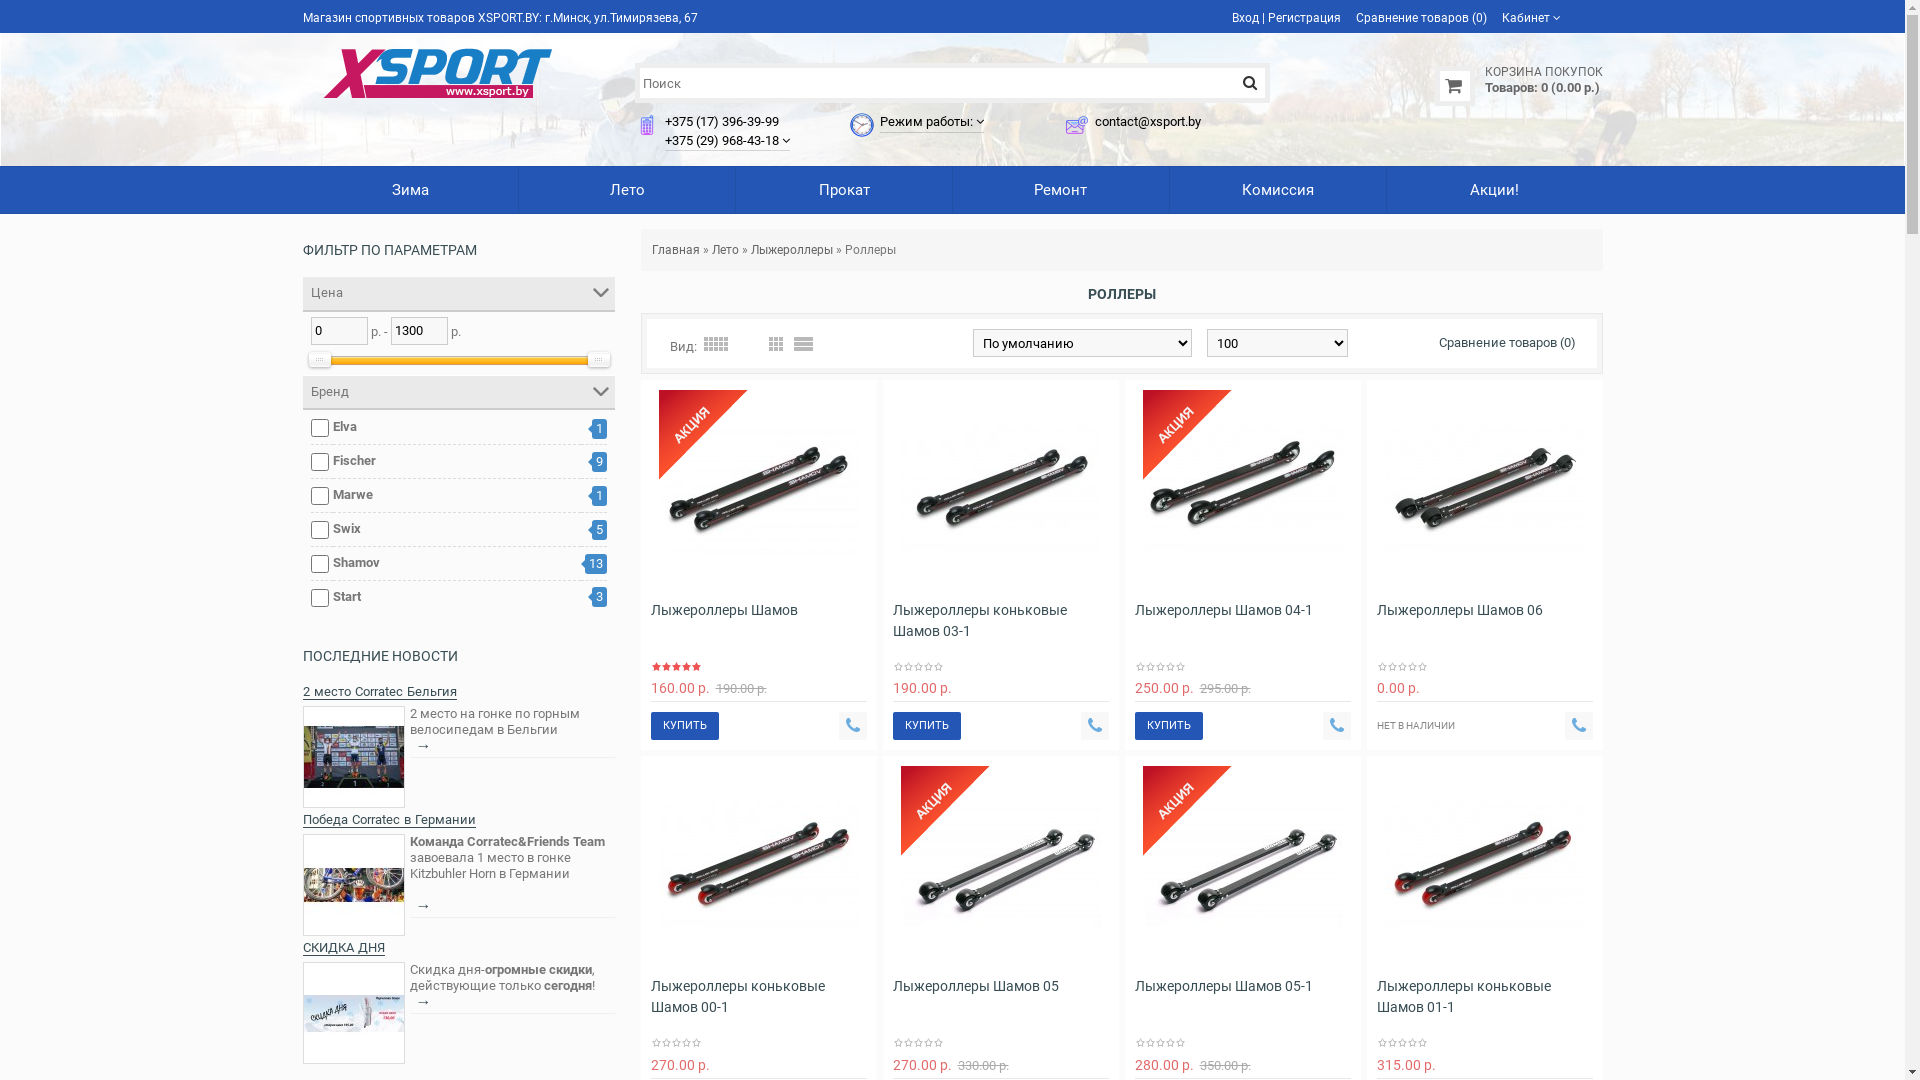 The height and width of the screenshot is (1080, 1920). What do you see at coordinates (715, 342) in the screenshot?
I see `'view5'` at bounding box center [715, 342].